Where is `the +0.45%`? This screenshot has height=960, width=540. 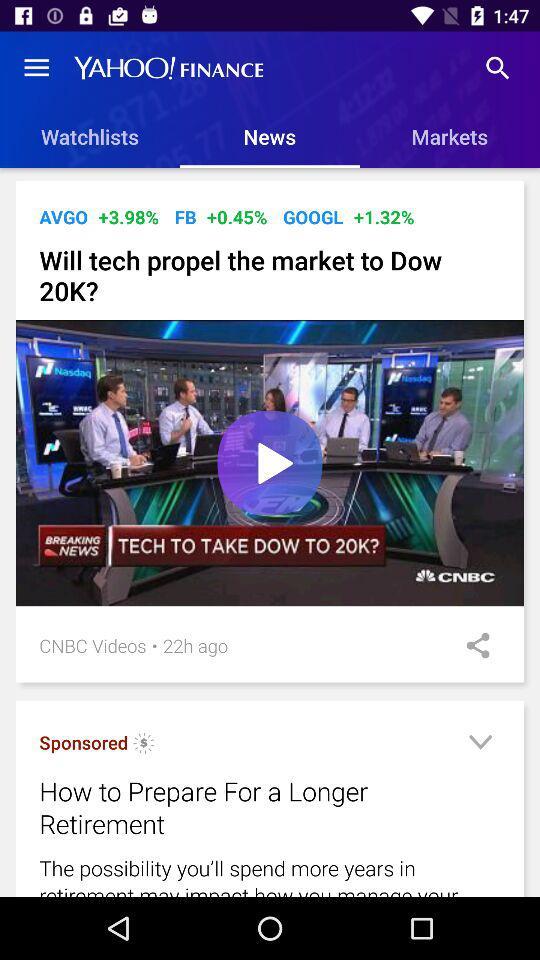 the +0.45% is located at coordinates (237, 217).